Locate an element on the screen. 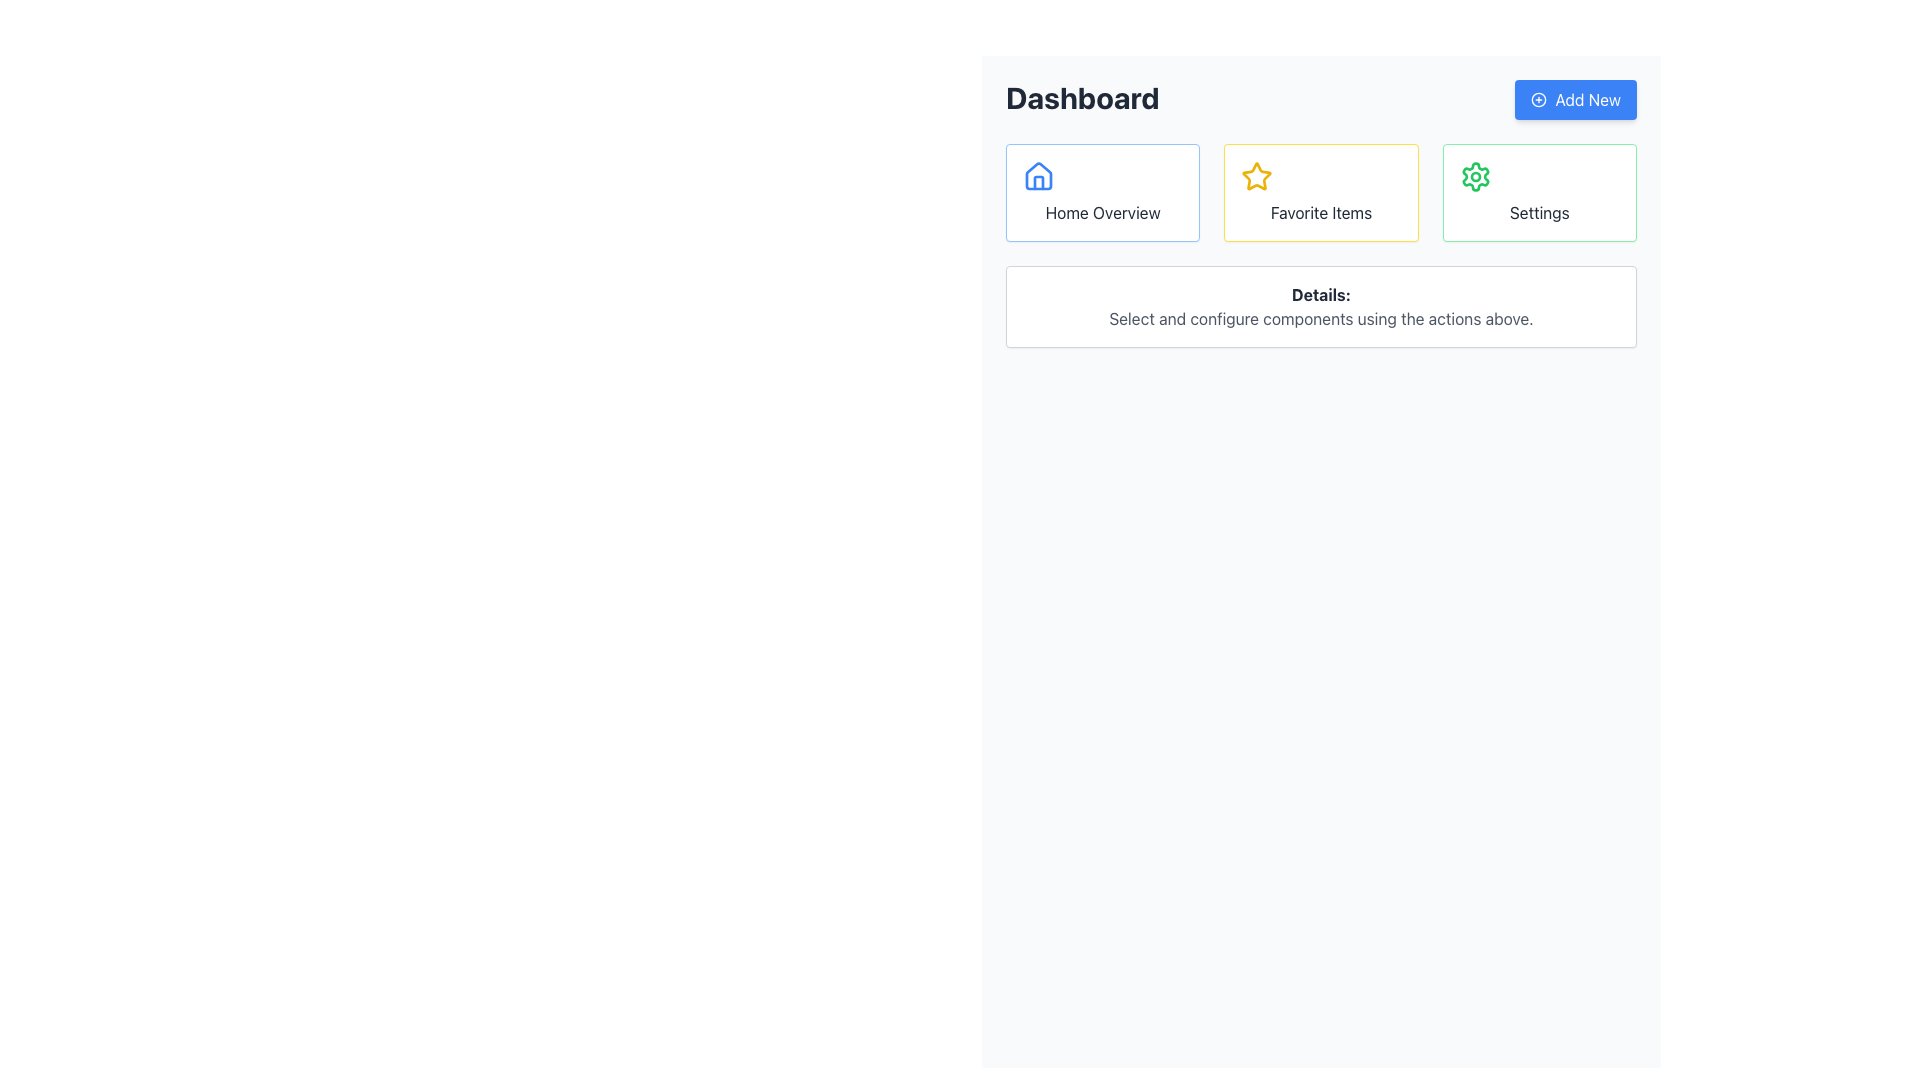 This screenshot has width=1920, height=1080. the star icon located at the top-center of the 'Favorite Items' card, which indicates importance or favoritism is located at coordinates (1256, 176).